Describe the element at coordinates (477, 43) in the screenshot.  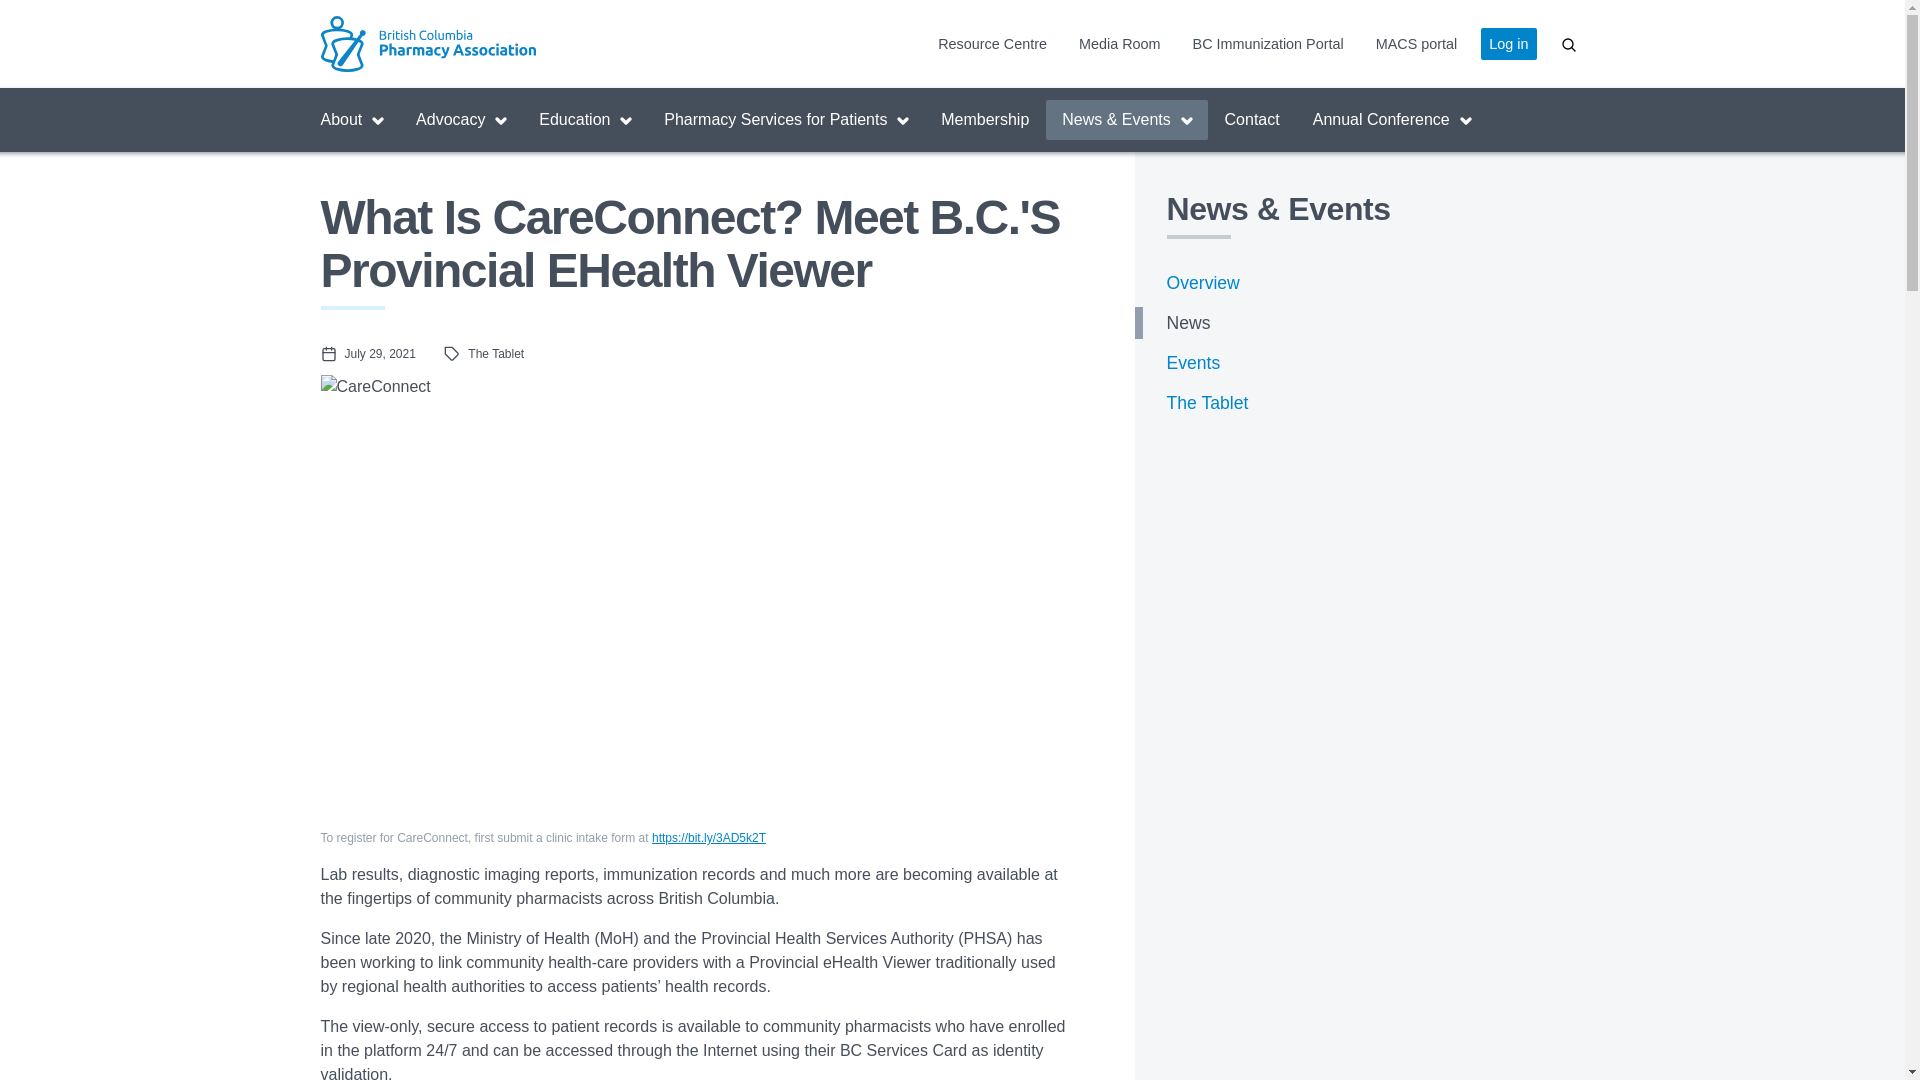
I see `'Home'` at that location.